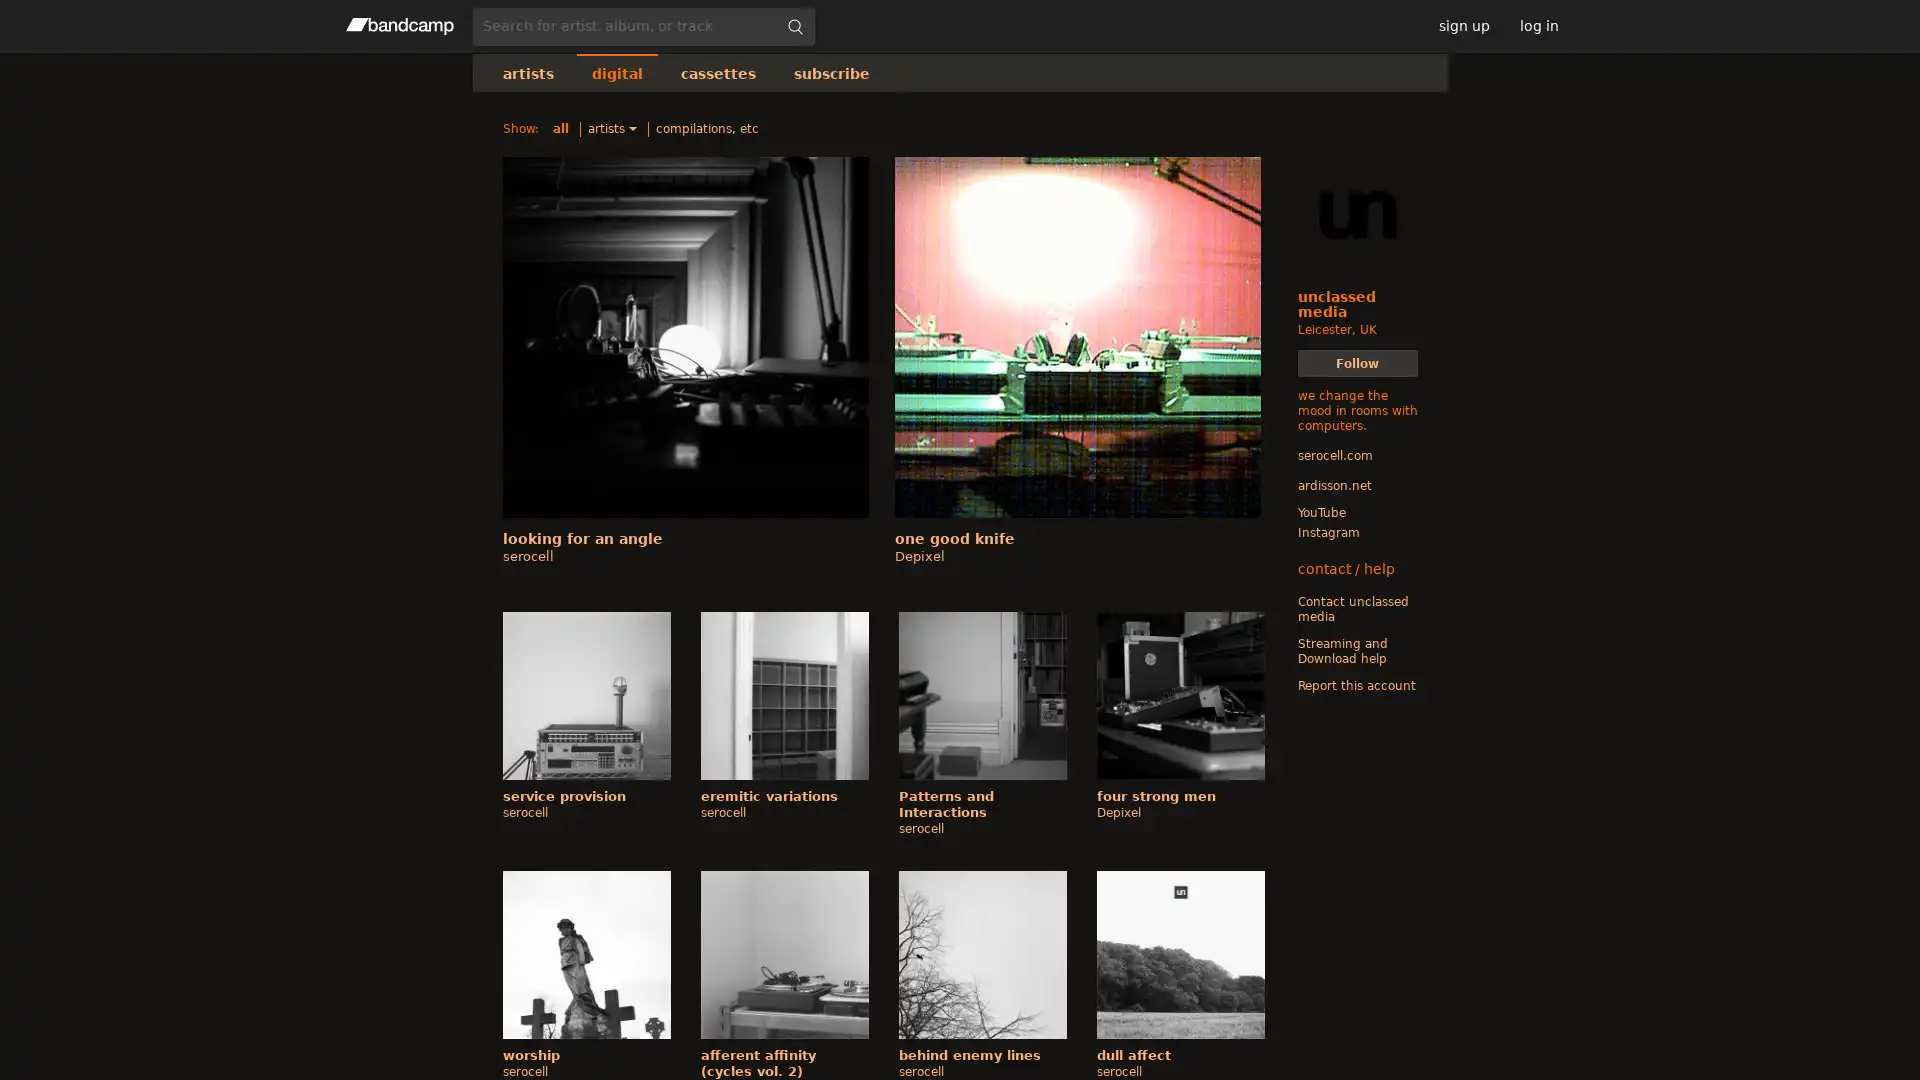  Describe the element at coordinates (794, 26) in the screenshot. I see `submit for full search page` at that location.